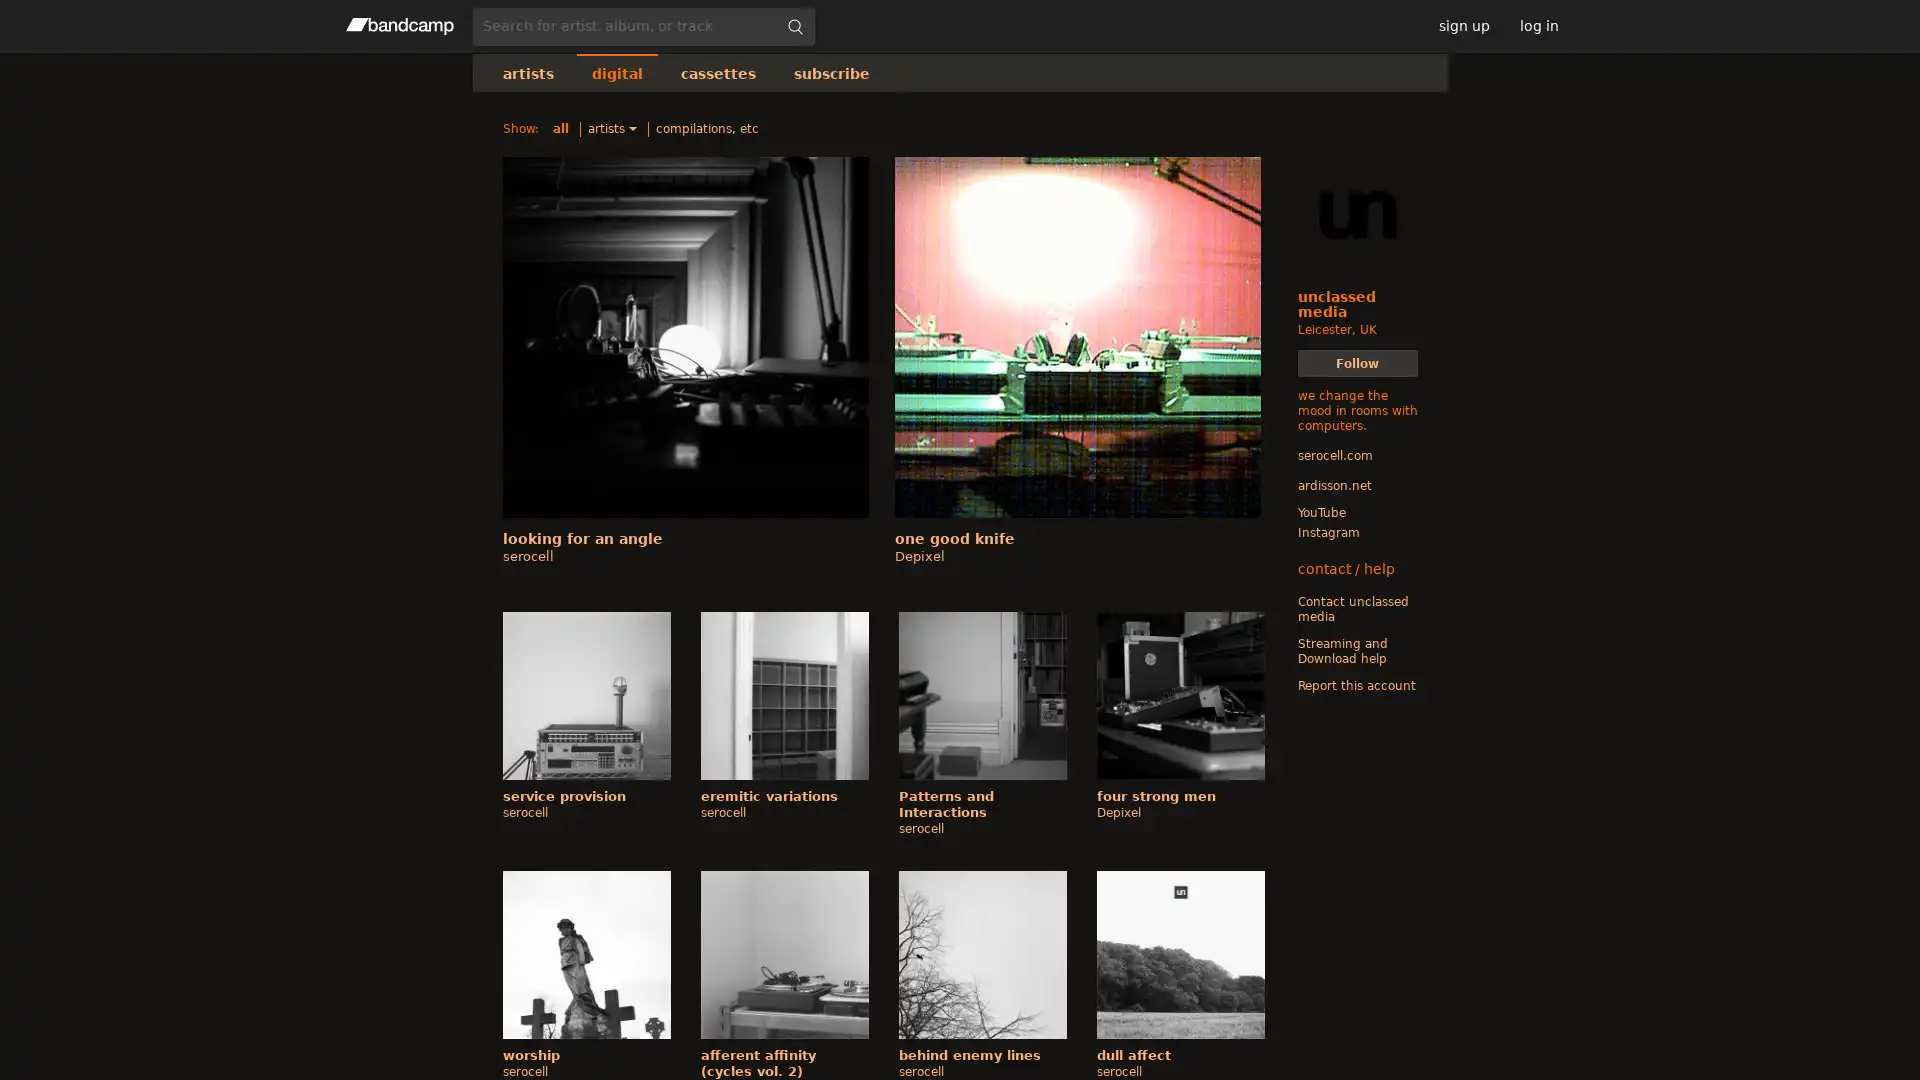  Describe the element at coordinates (794, 26) in the screenshot. I see `submit for full search page` at that location.